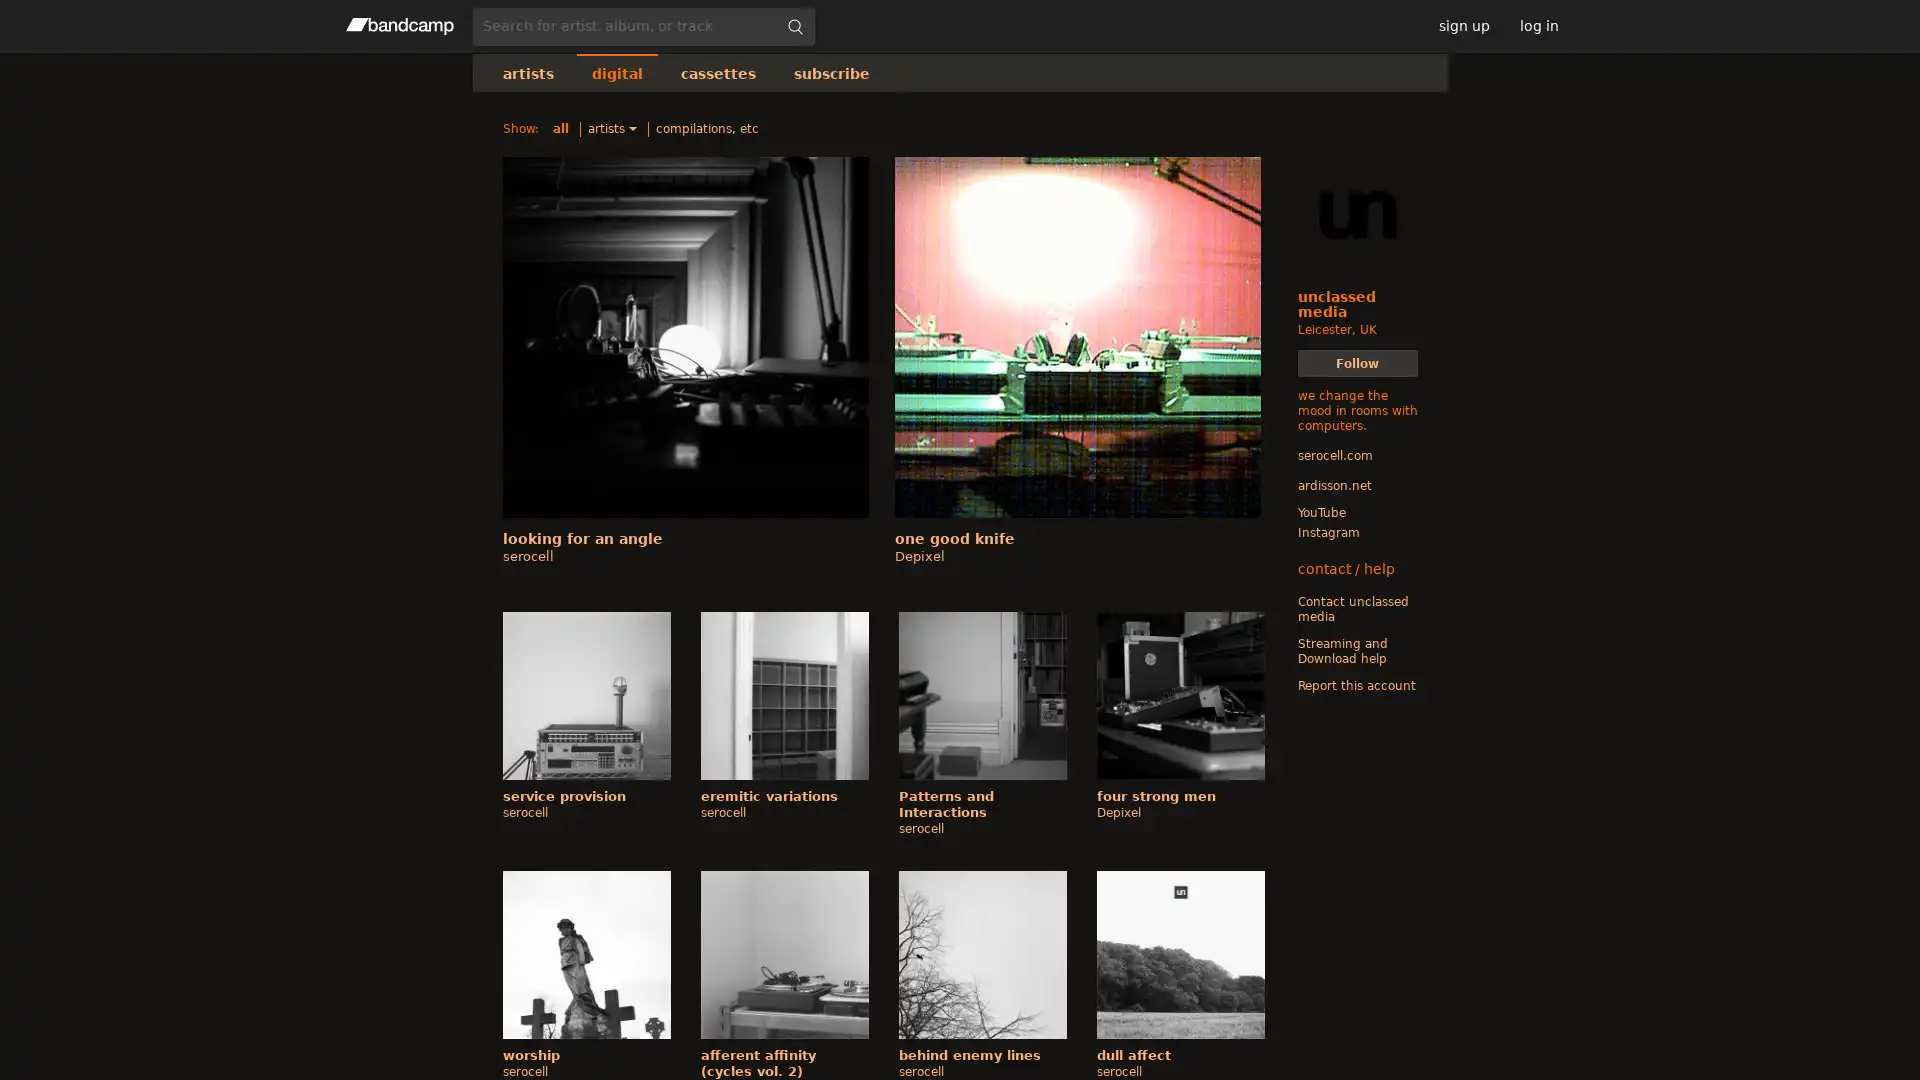  Describe the element at coordinates (794, 26) in the screenshot. I see `submit for full search page` at that location.